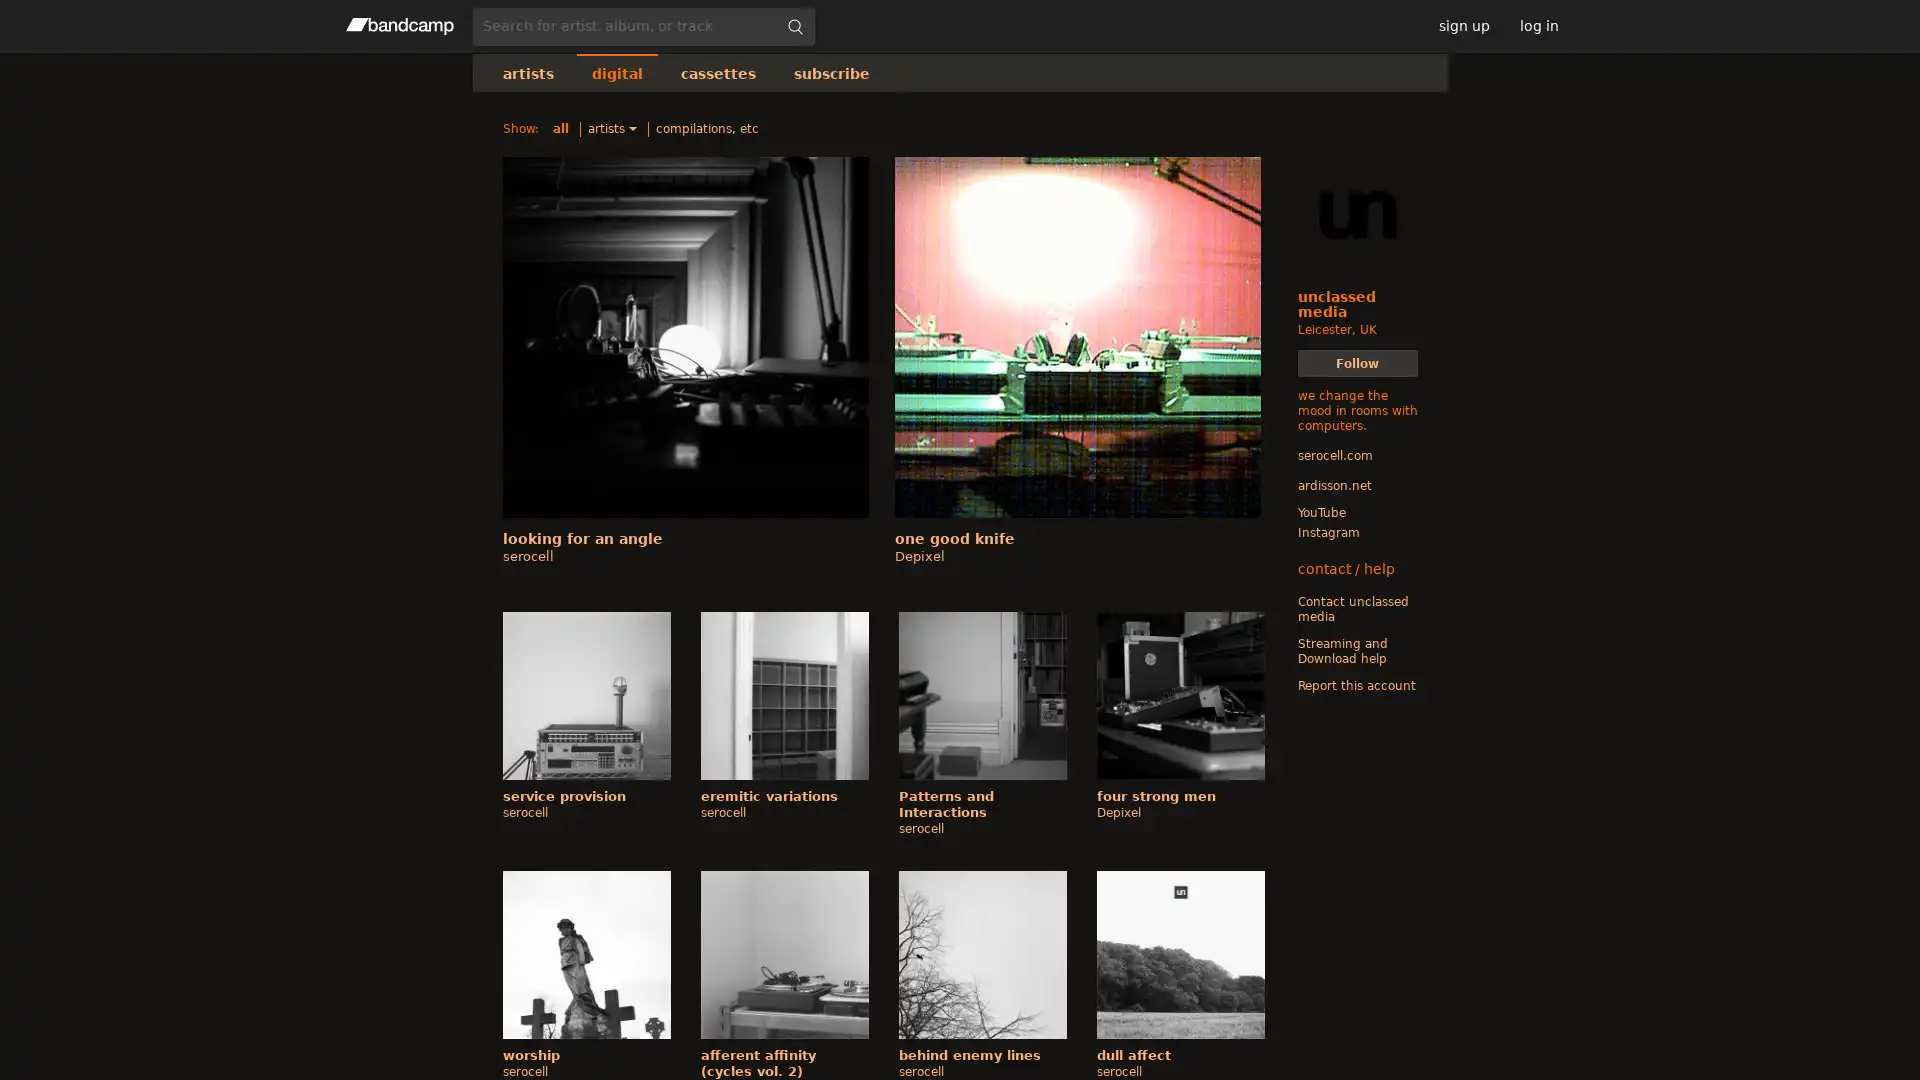  Describe the element at coordinates (794, 26) in the screenshot. I see `submit for full search page` at that location.